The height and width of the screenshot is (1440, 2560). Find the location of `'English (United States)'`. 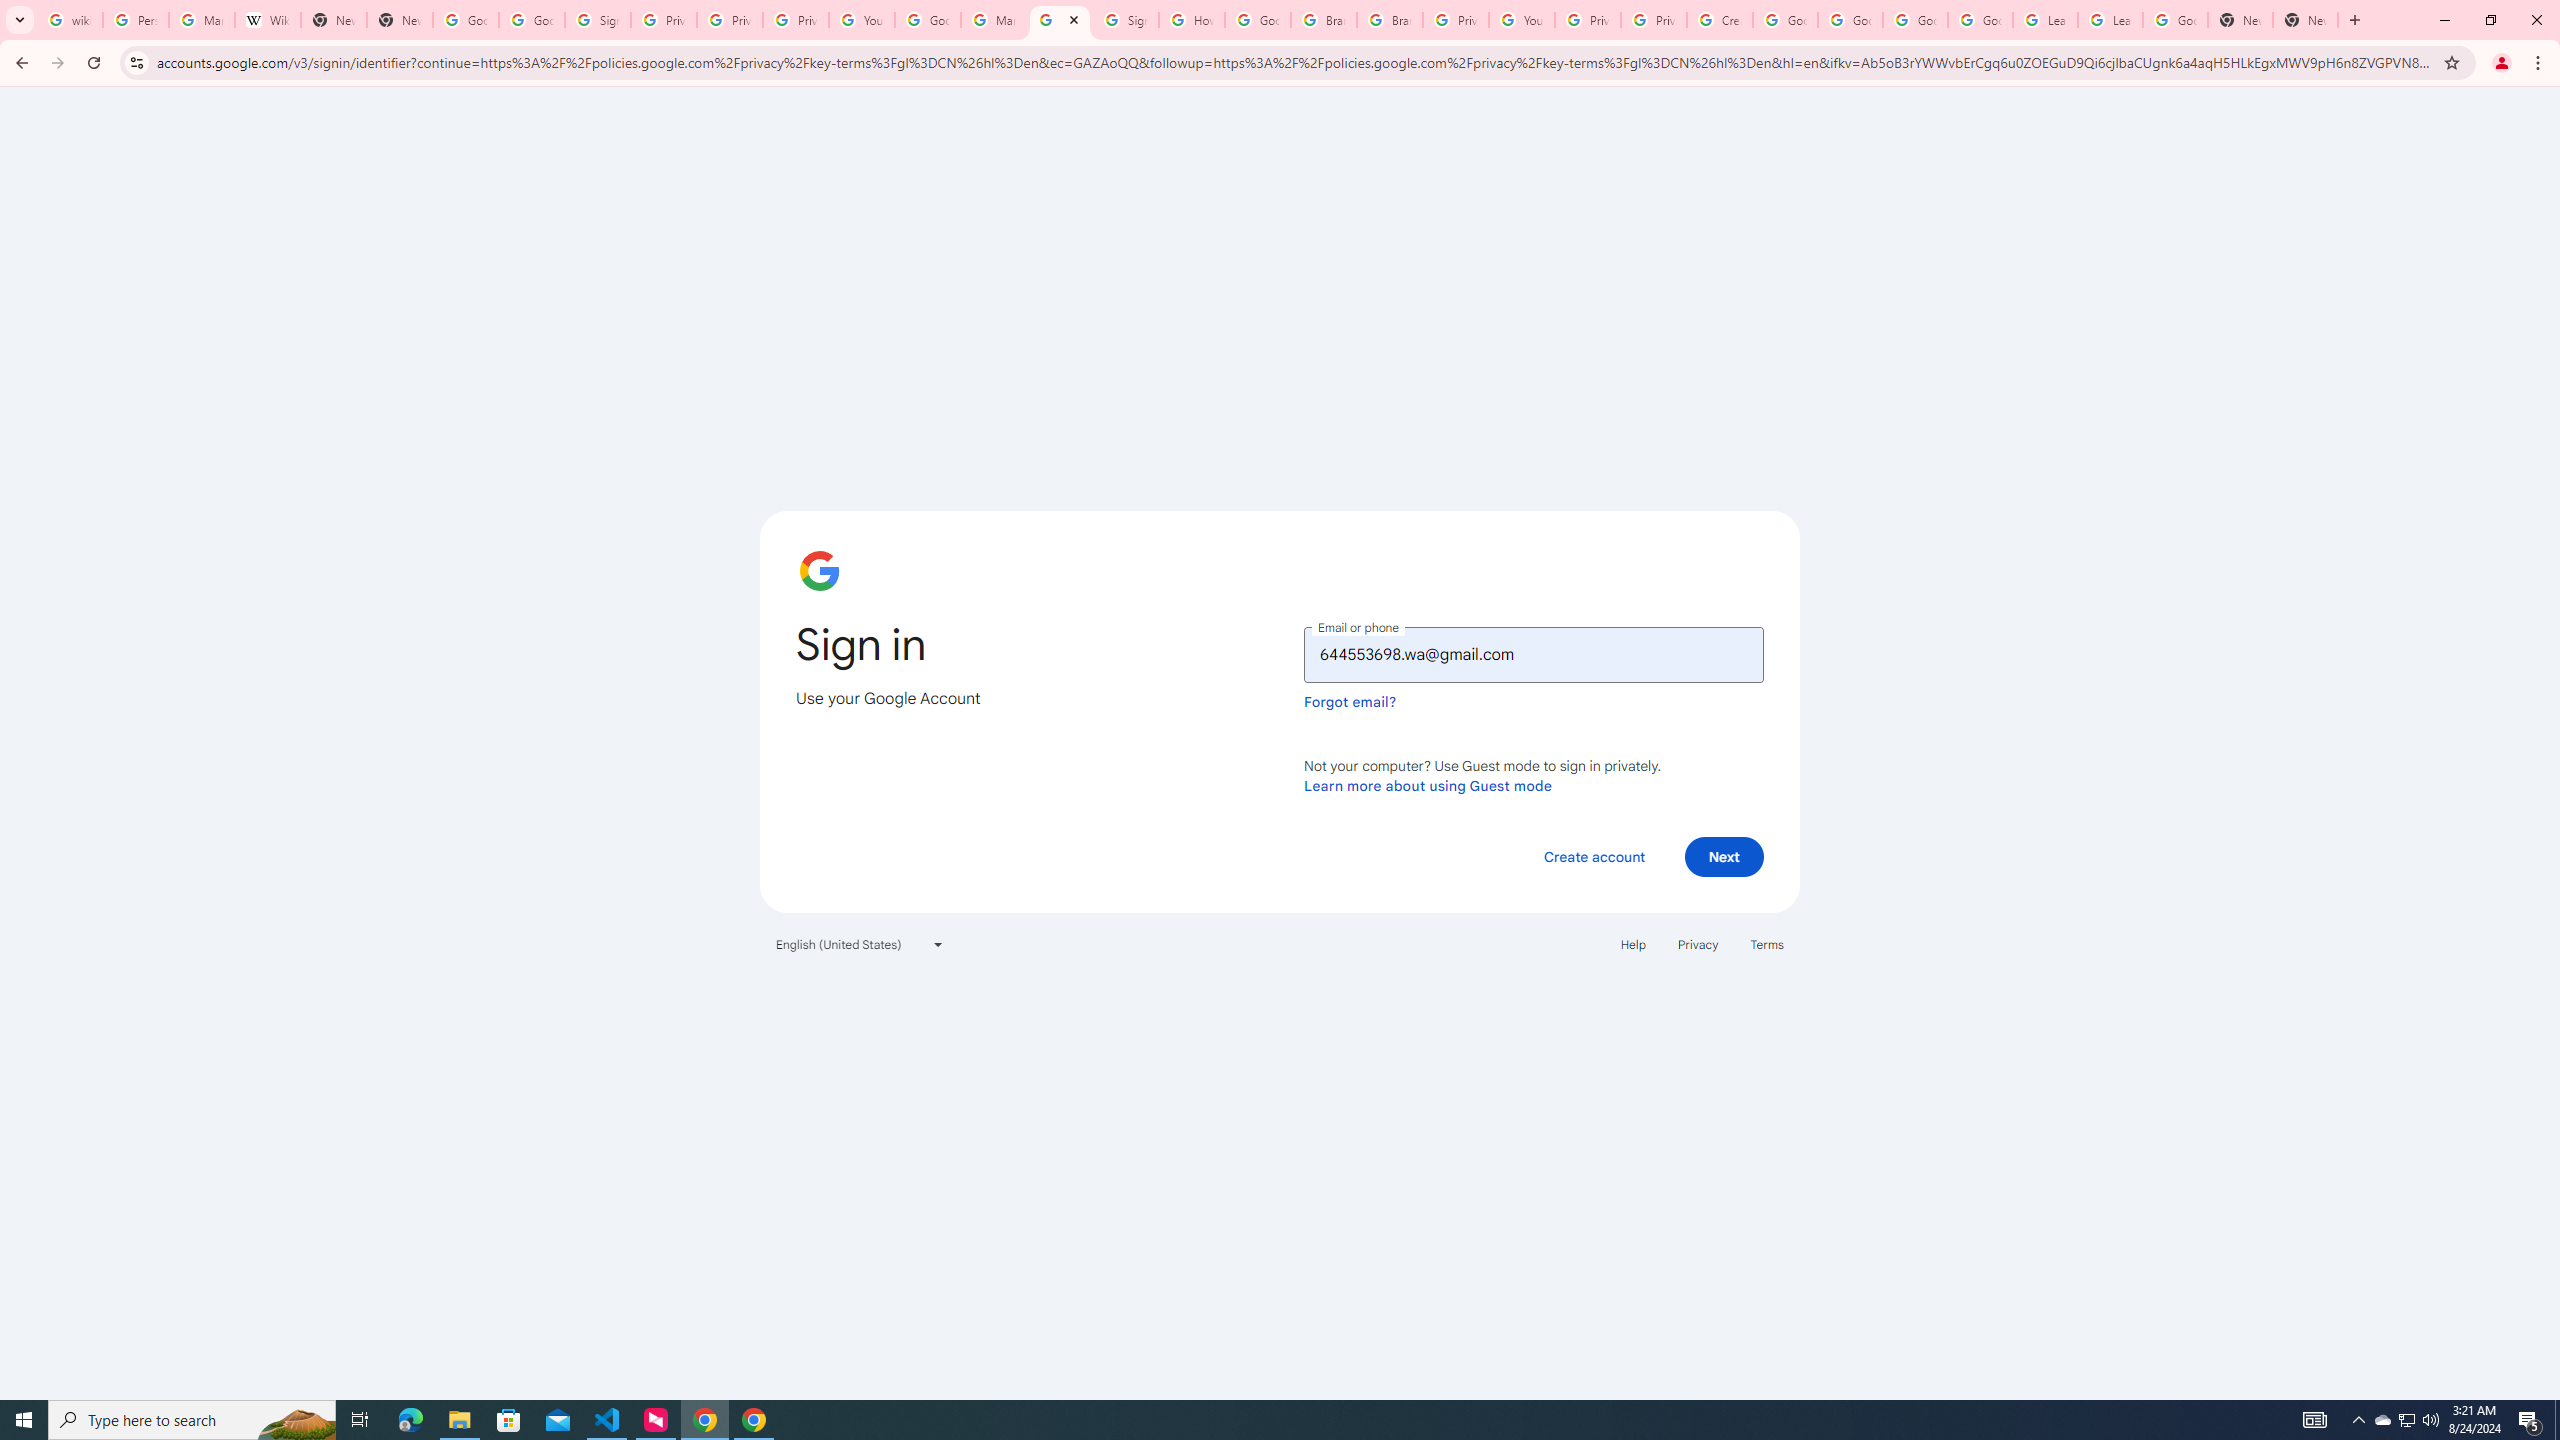

'English (United States)' is located at coordinates (860, 942).